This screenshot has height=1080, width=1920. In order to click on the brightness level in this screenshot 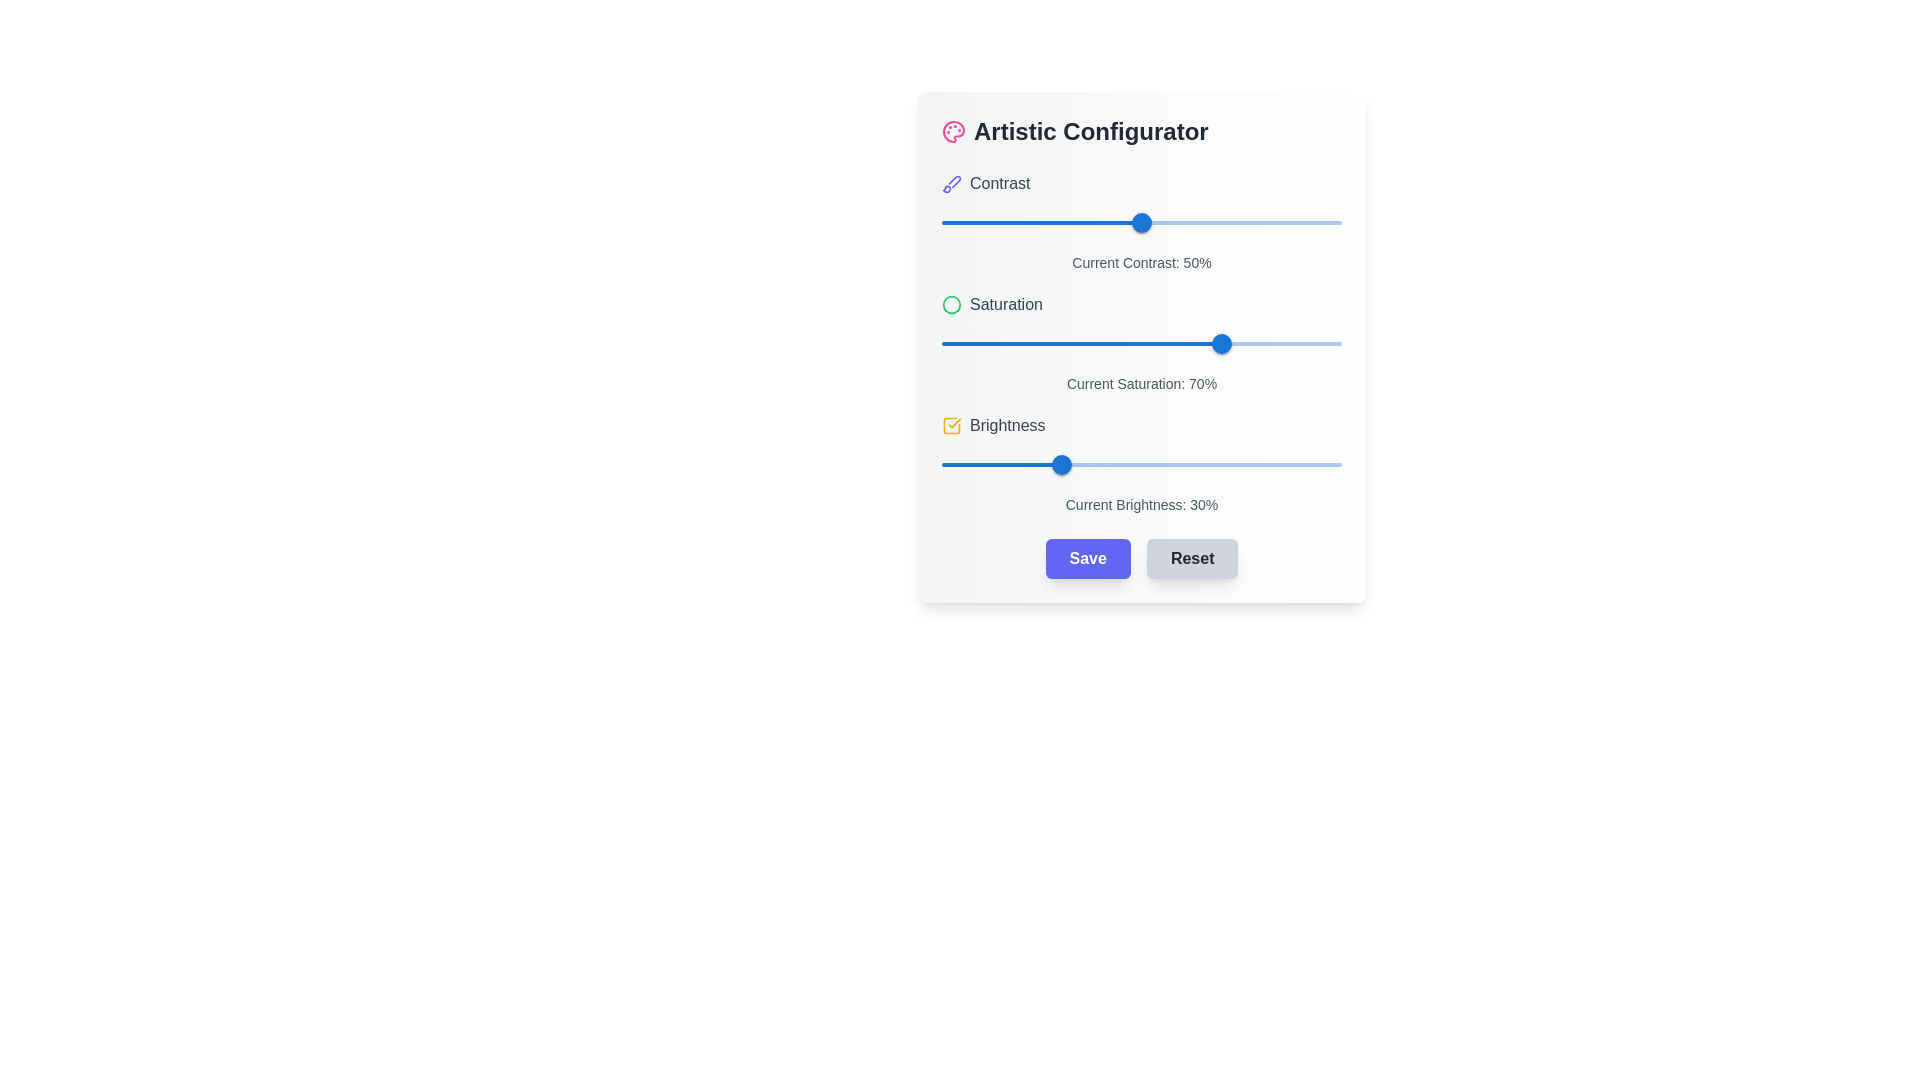, I will do `click(1093, 465)`.